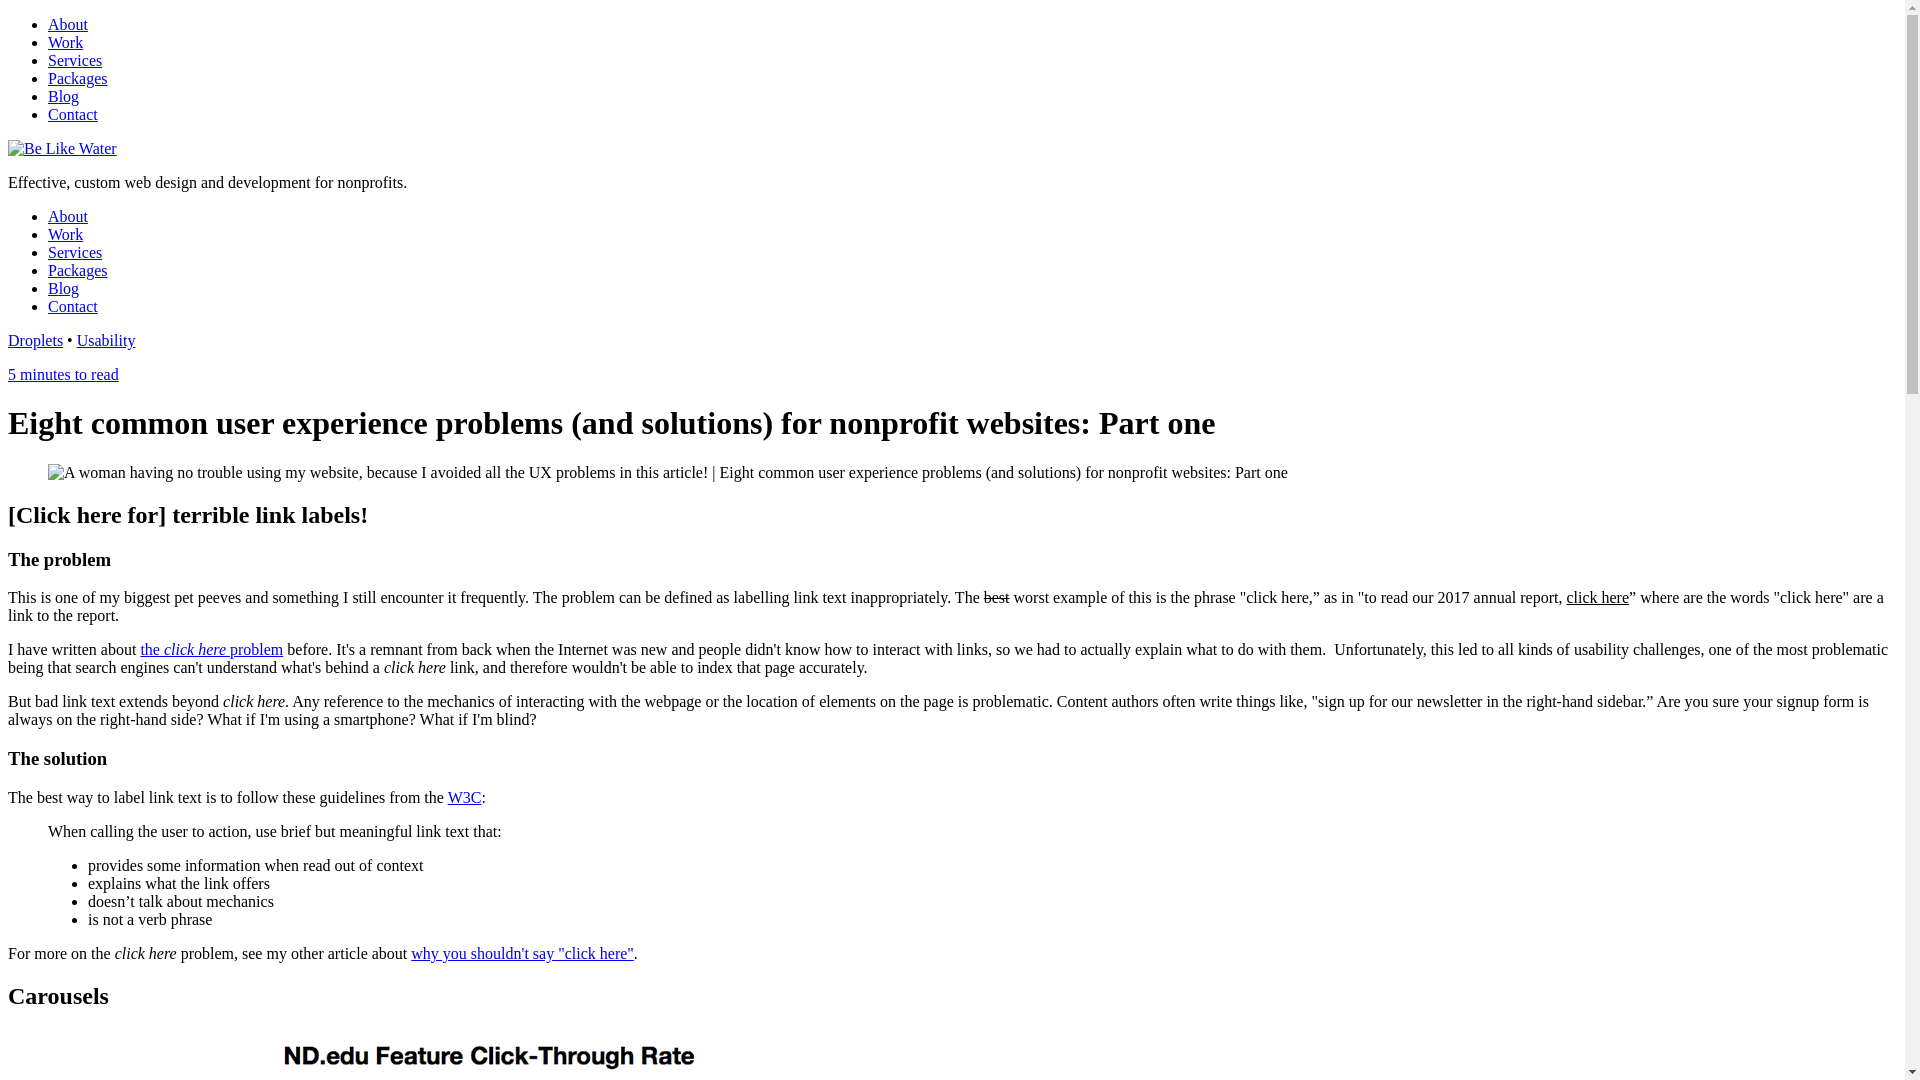 The width and height of the screenshot is (1920, 1080). Describe the element at coordinates (75, 59) in the screenshot. I see `'Services'` at that location.